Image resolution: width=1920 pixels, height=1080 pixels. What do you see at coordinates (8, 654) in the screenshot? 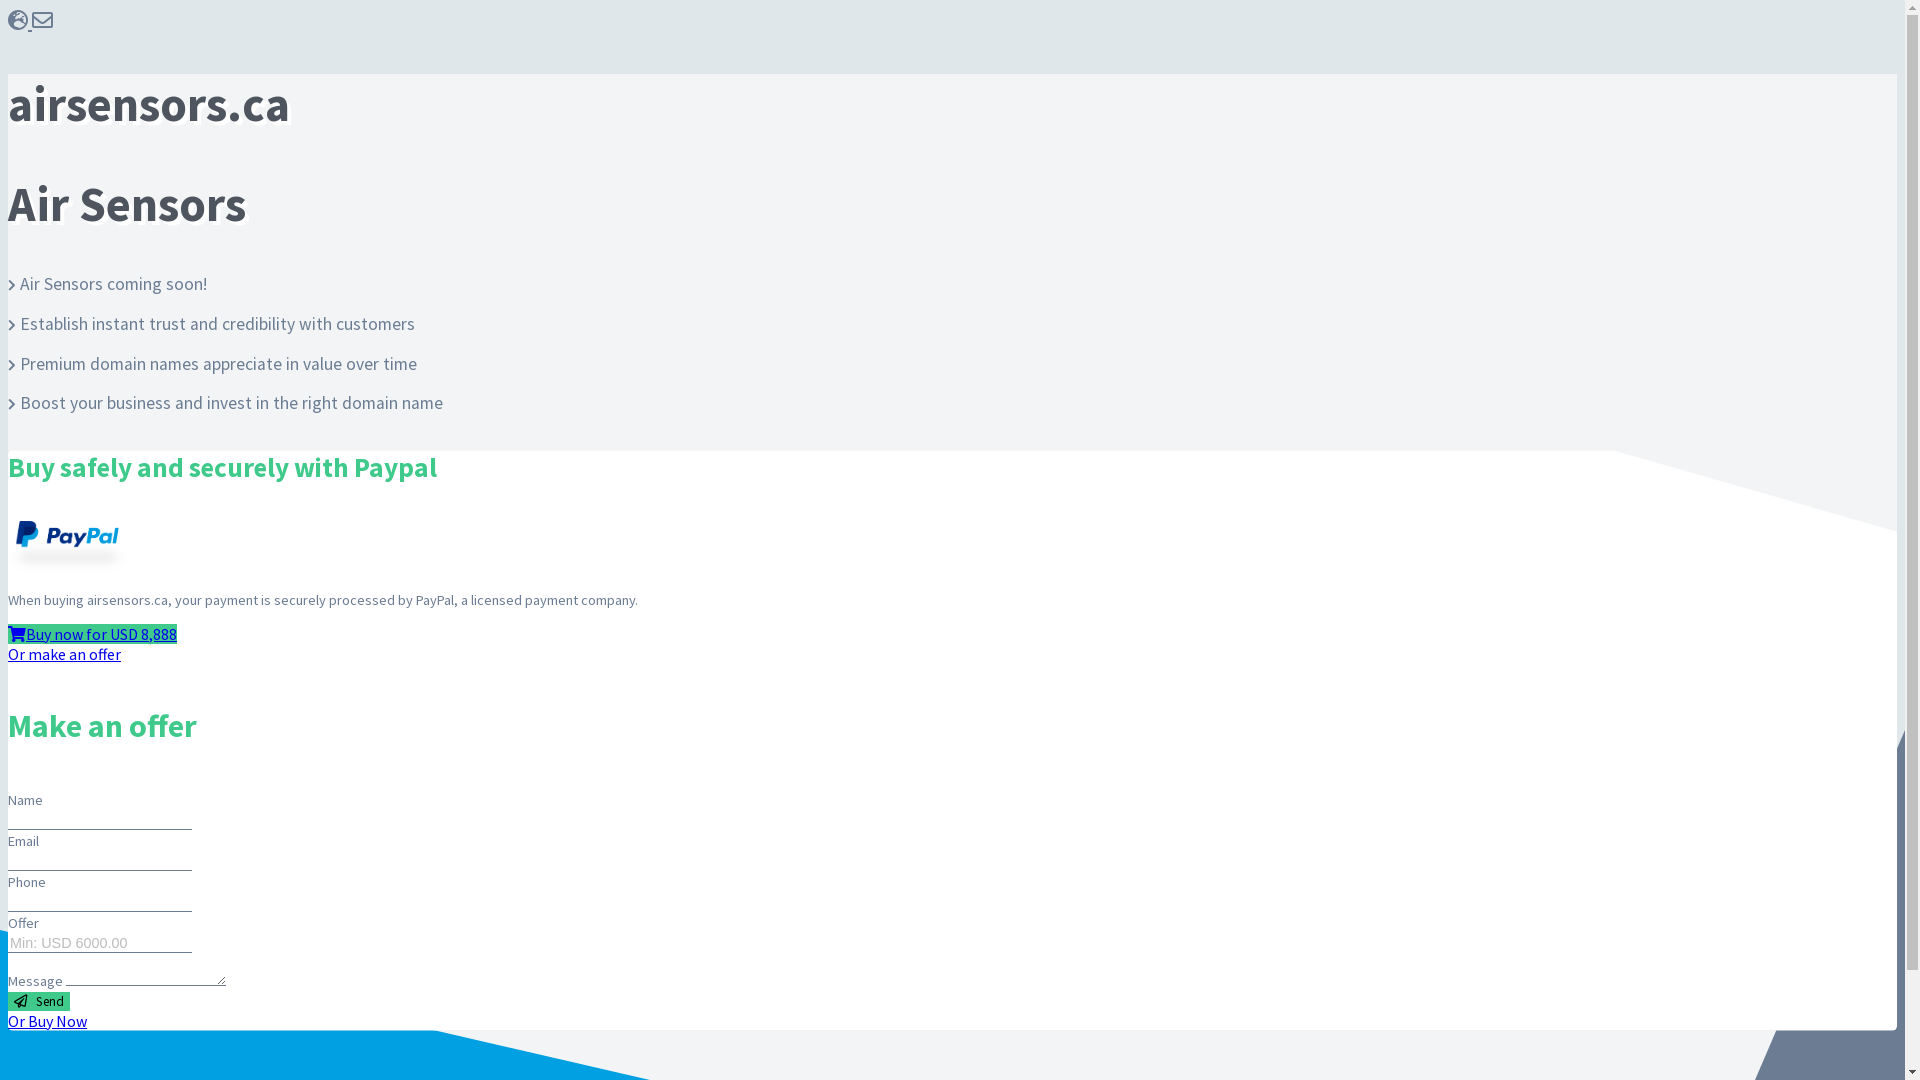
I see `'Or make an offer'` at bounding box center [8, 654].